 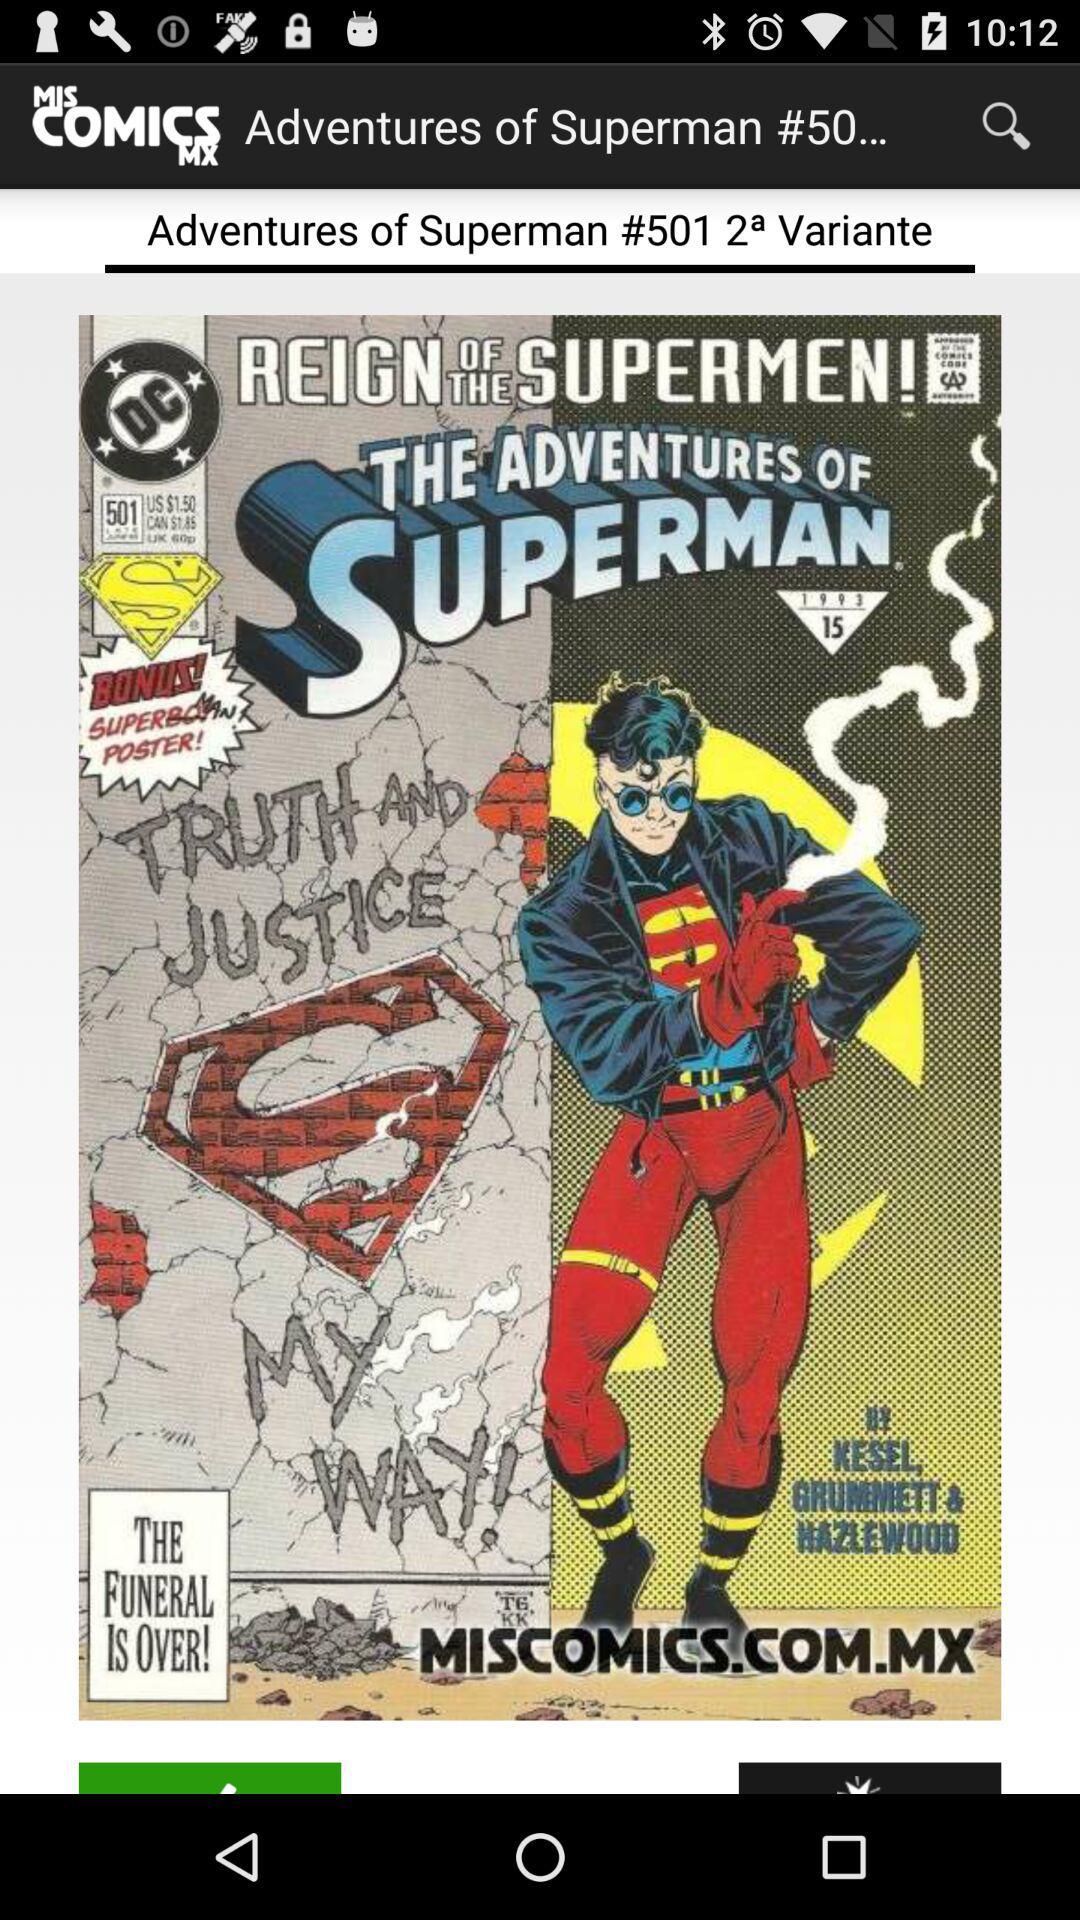 What do you see at coordinates (209, 1778) in the screenshot?
I see `the icon at the bottom left corner` at bounding box center [209, 1778].